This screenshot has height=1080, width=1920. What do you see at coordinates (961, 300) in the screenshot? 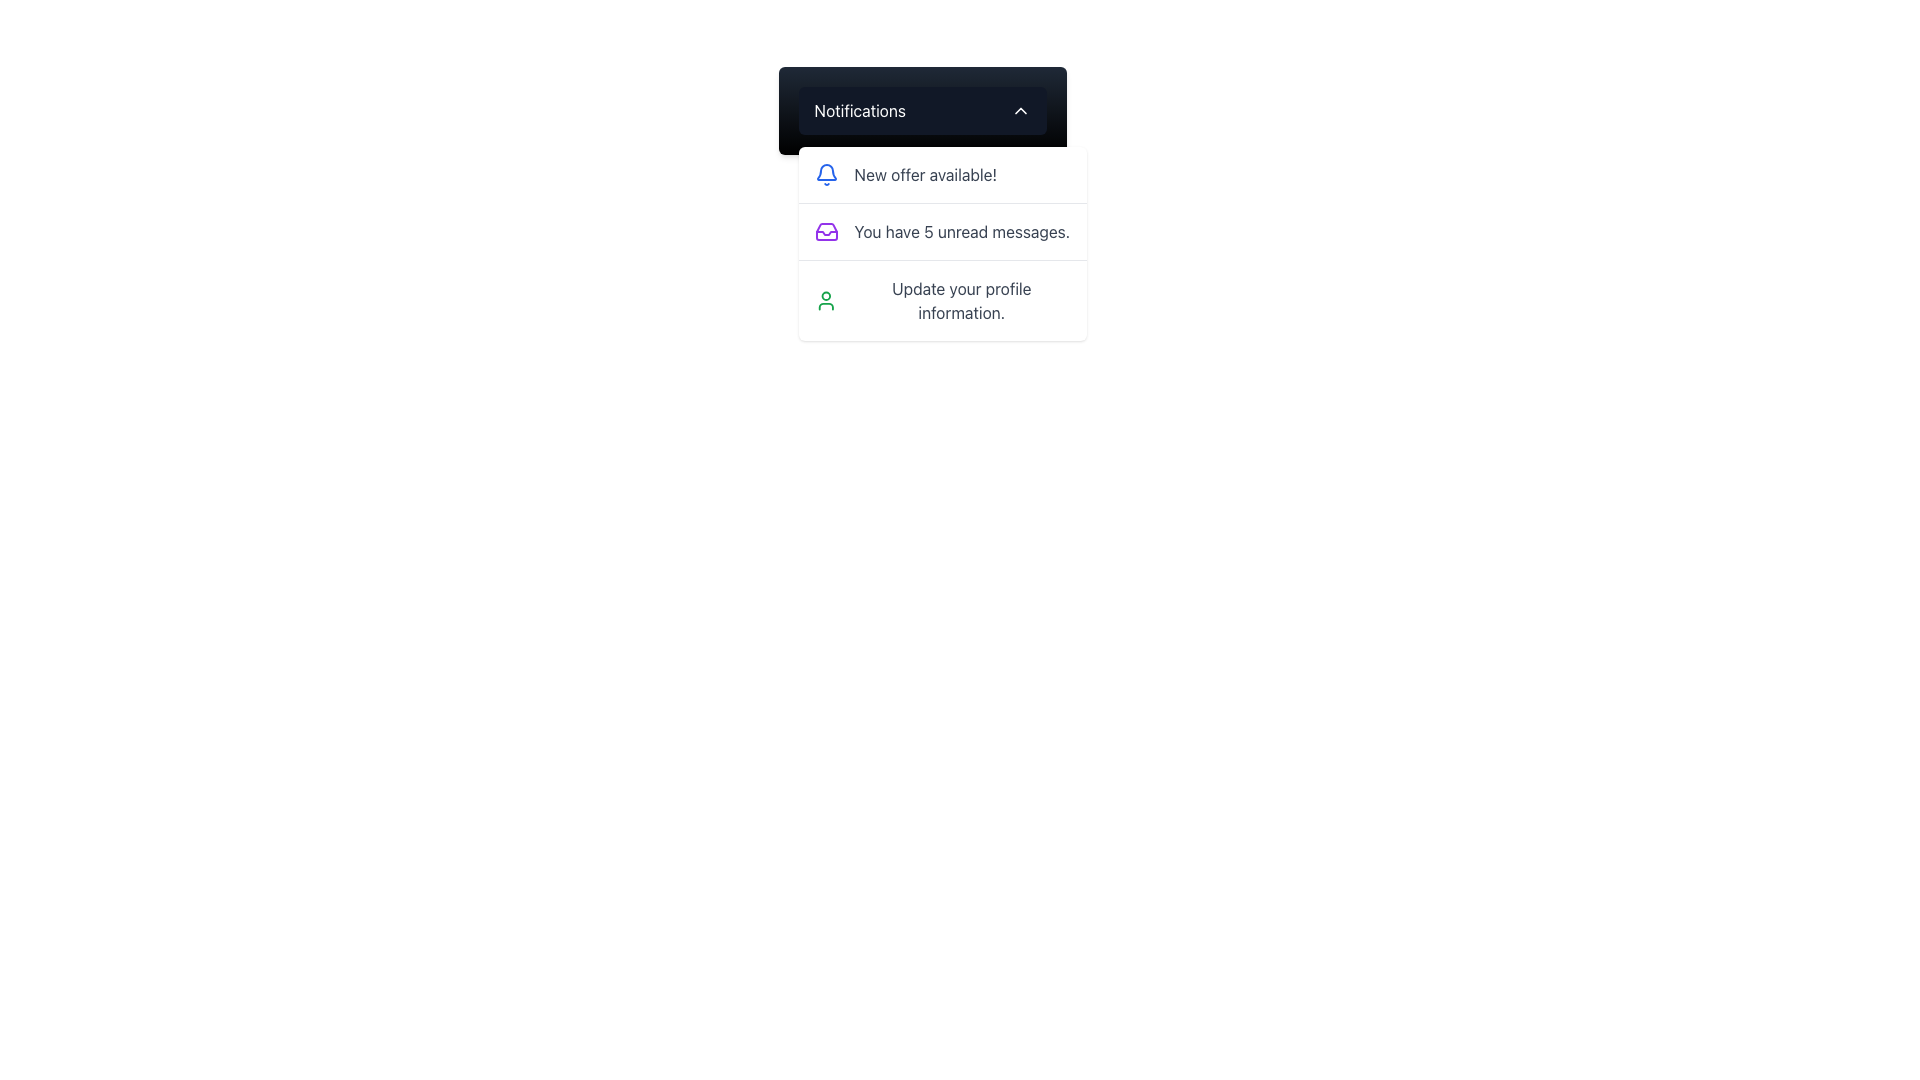
I see `static text indicating the option to update the user's profile information, which is the last entry in the dropdown menu beneath the 'Notifications' button, accompanied by a user silhouette icon in green` at bounding box center [961, 300].